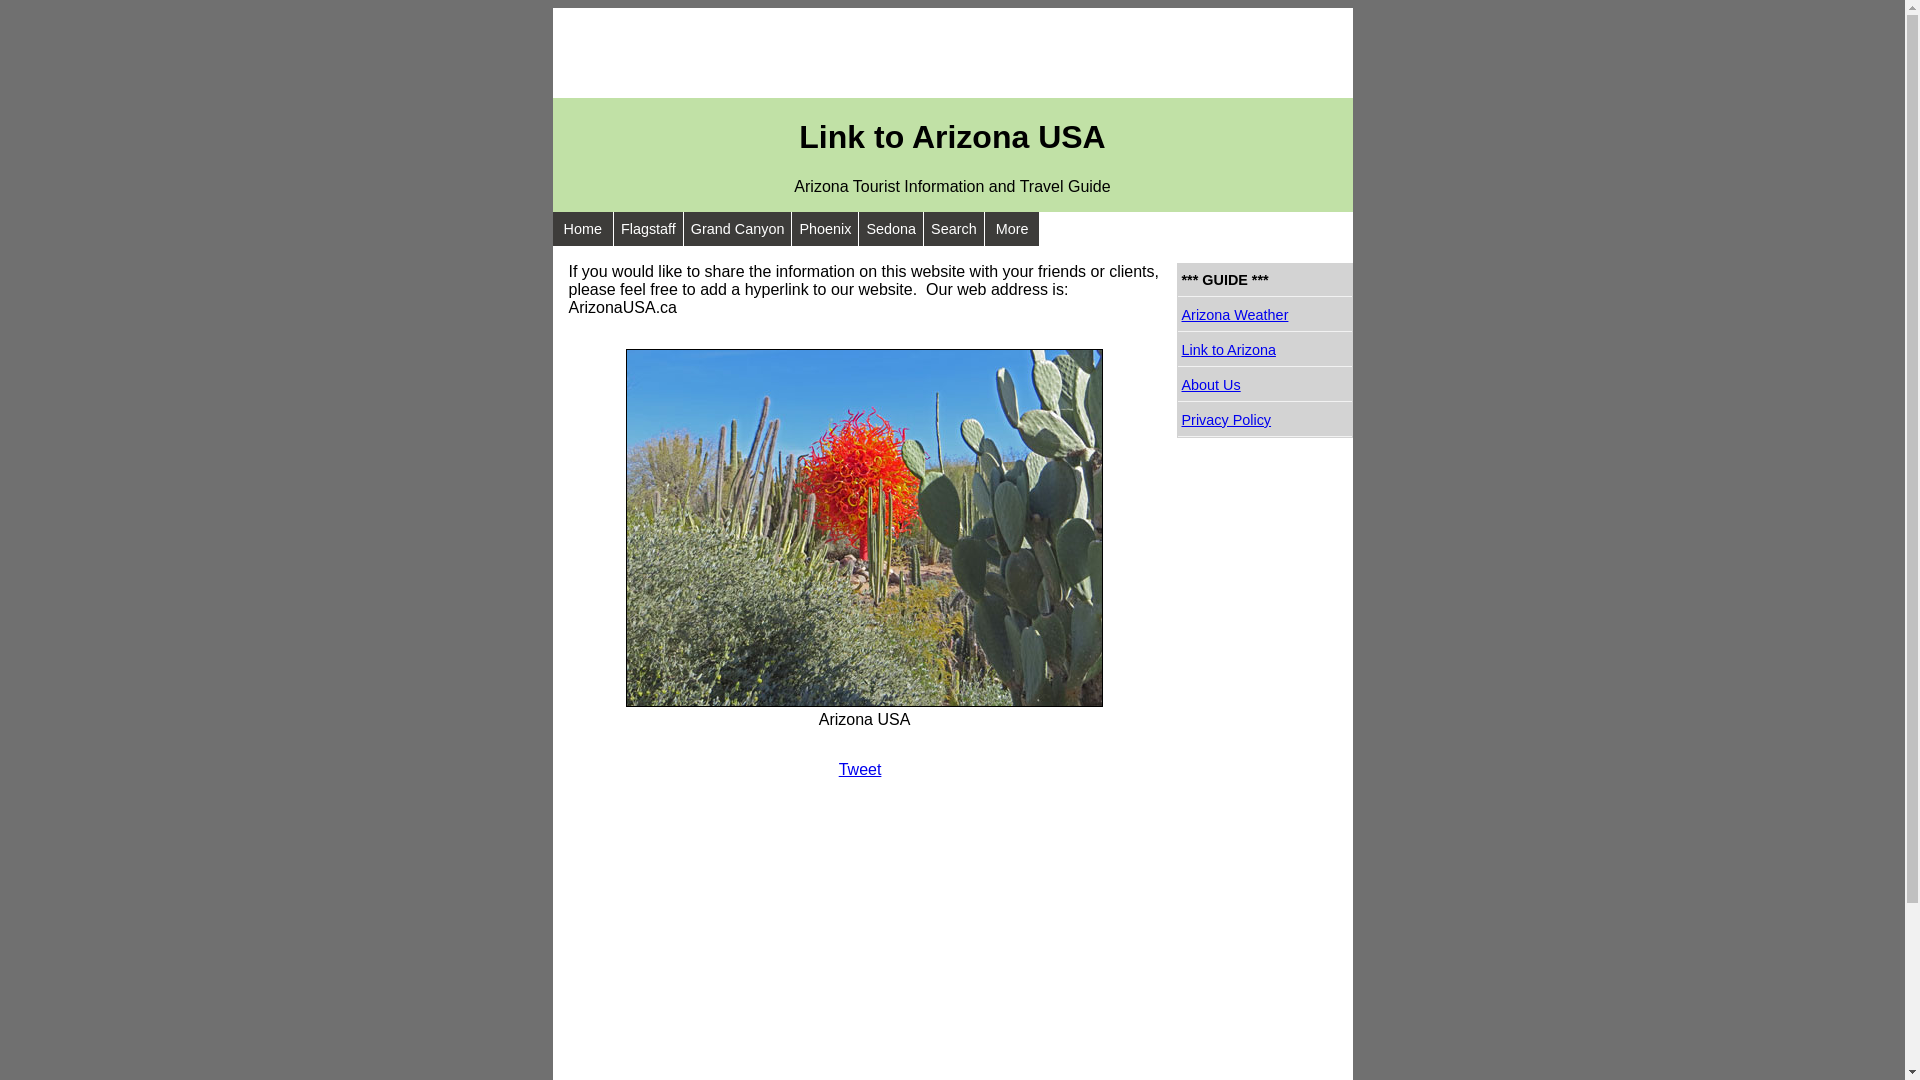  Describe the element at coordinates (552, 52) in the screenshot. I see `'Advertisement'` at that location.